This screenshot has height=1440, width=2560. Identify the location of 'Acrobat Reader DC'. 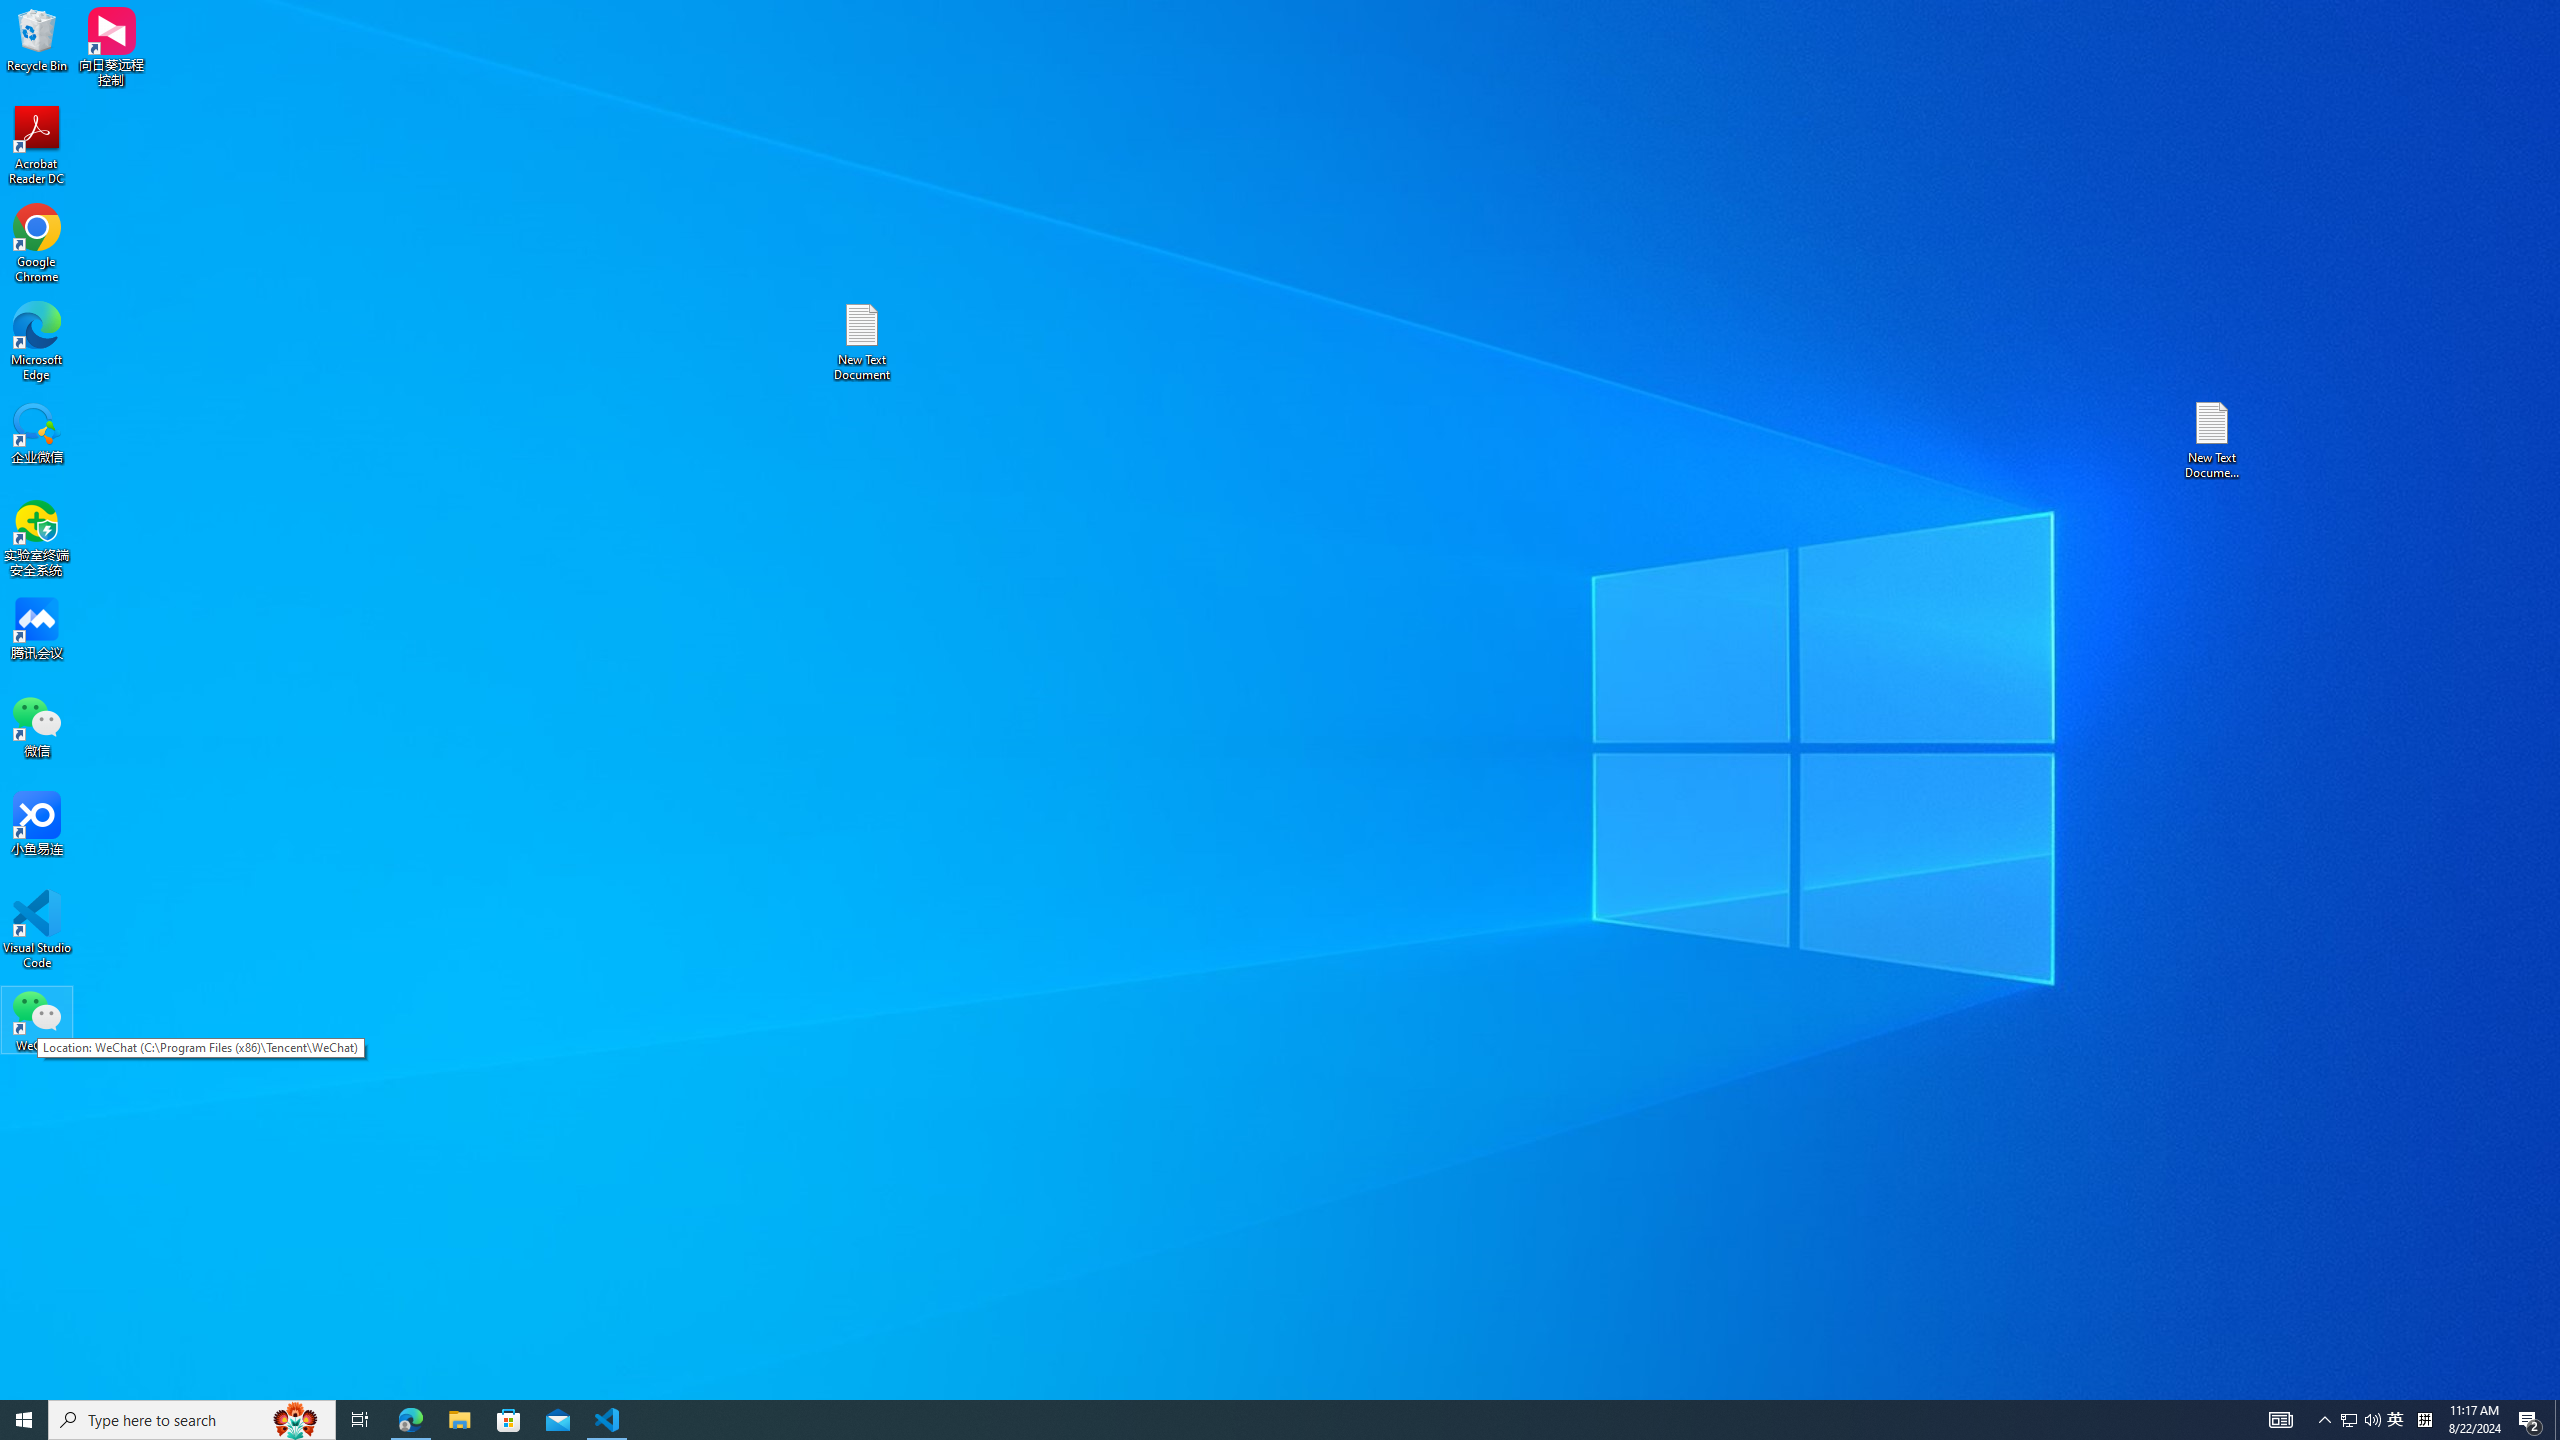
(36, 145).